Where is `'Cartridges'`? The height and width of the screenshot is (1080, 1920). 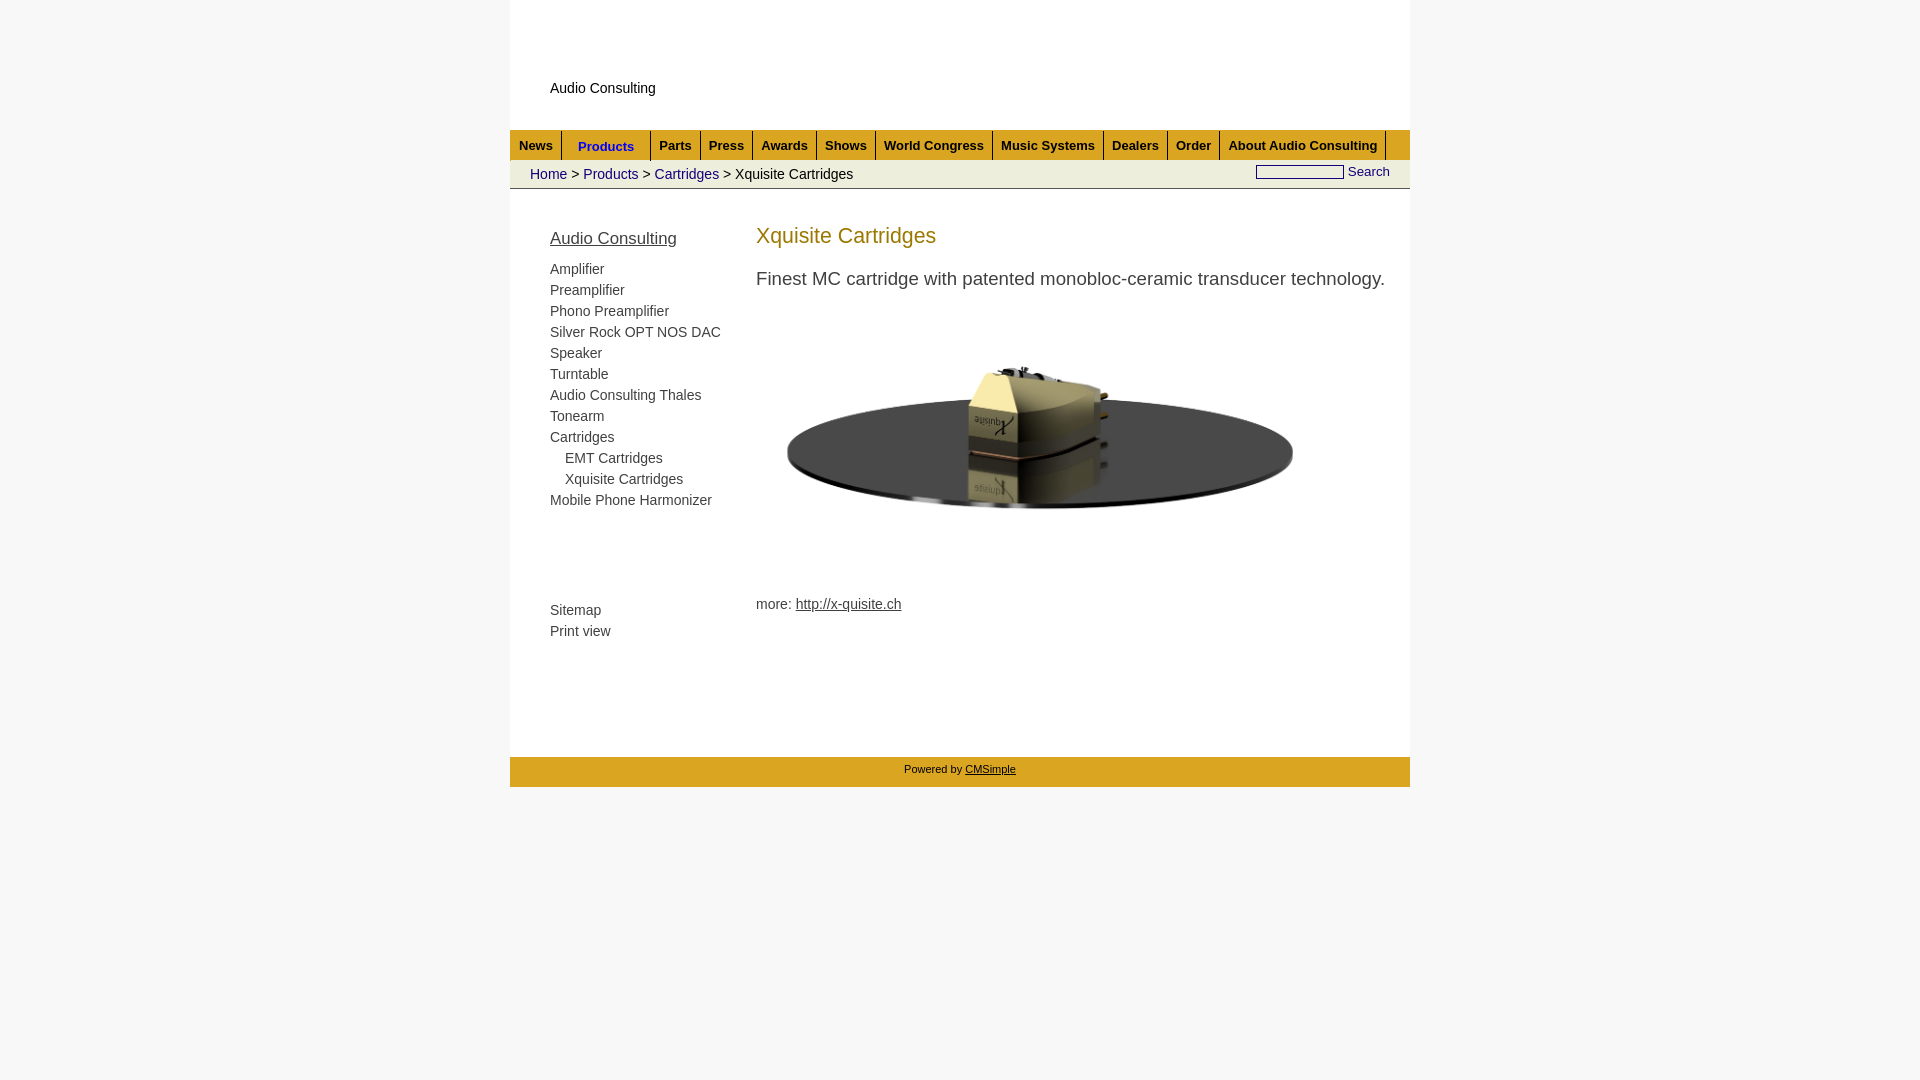 'Cartridges' is located at coordinates (687, 172).